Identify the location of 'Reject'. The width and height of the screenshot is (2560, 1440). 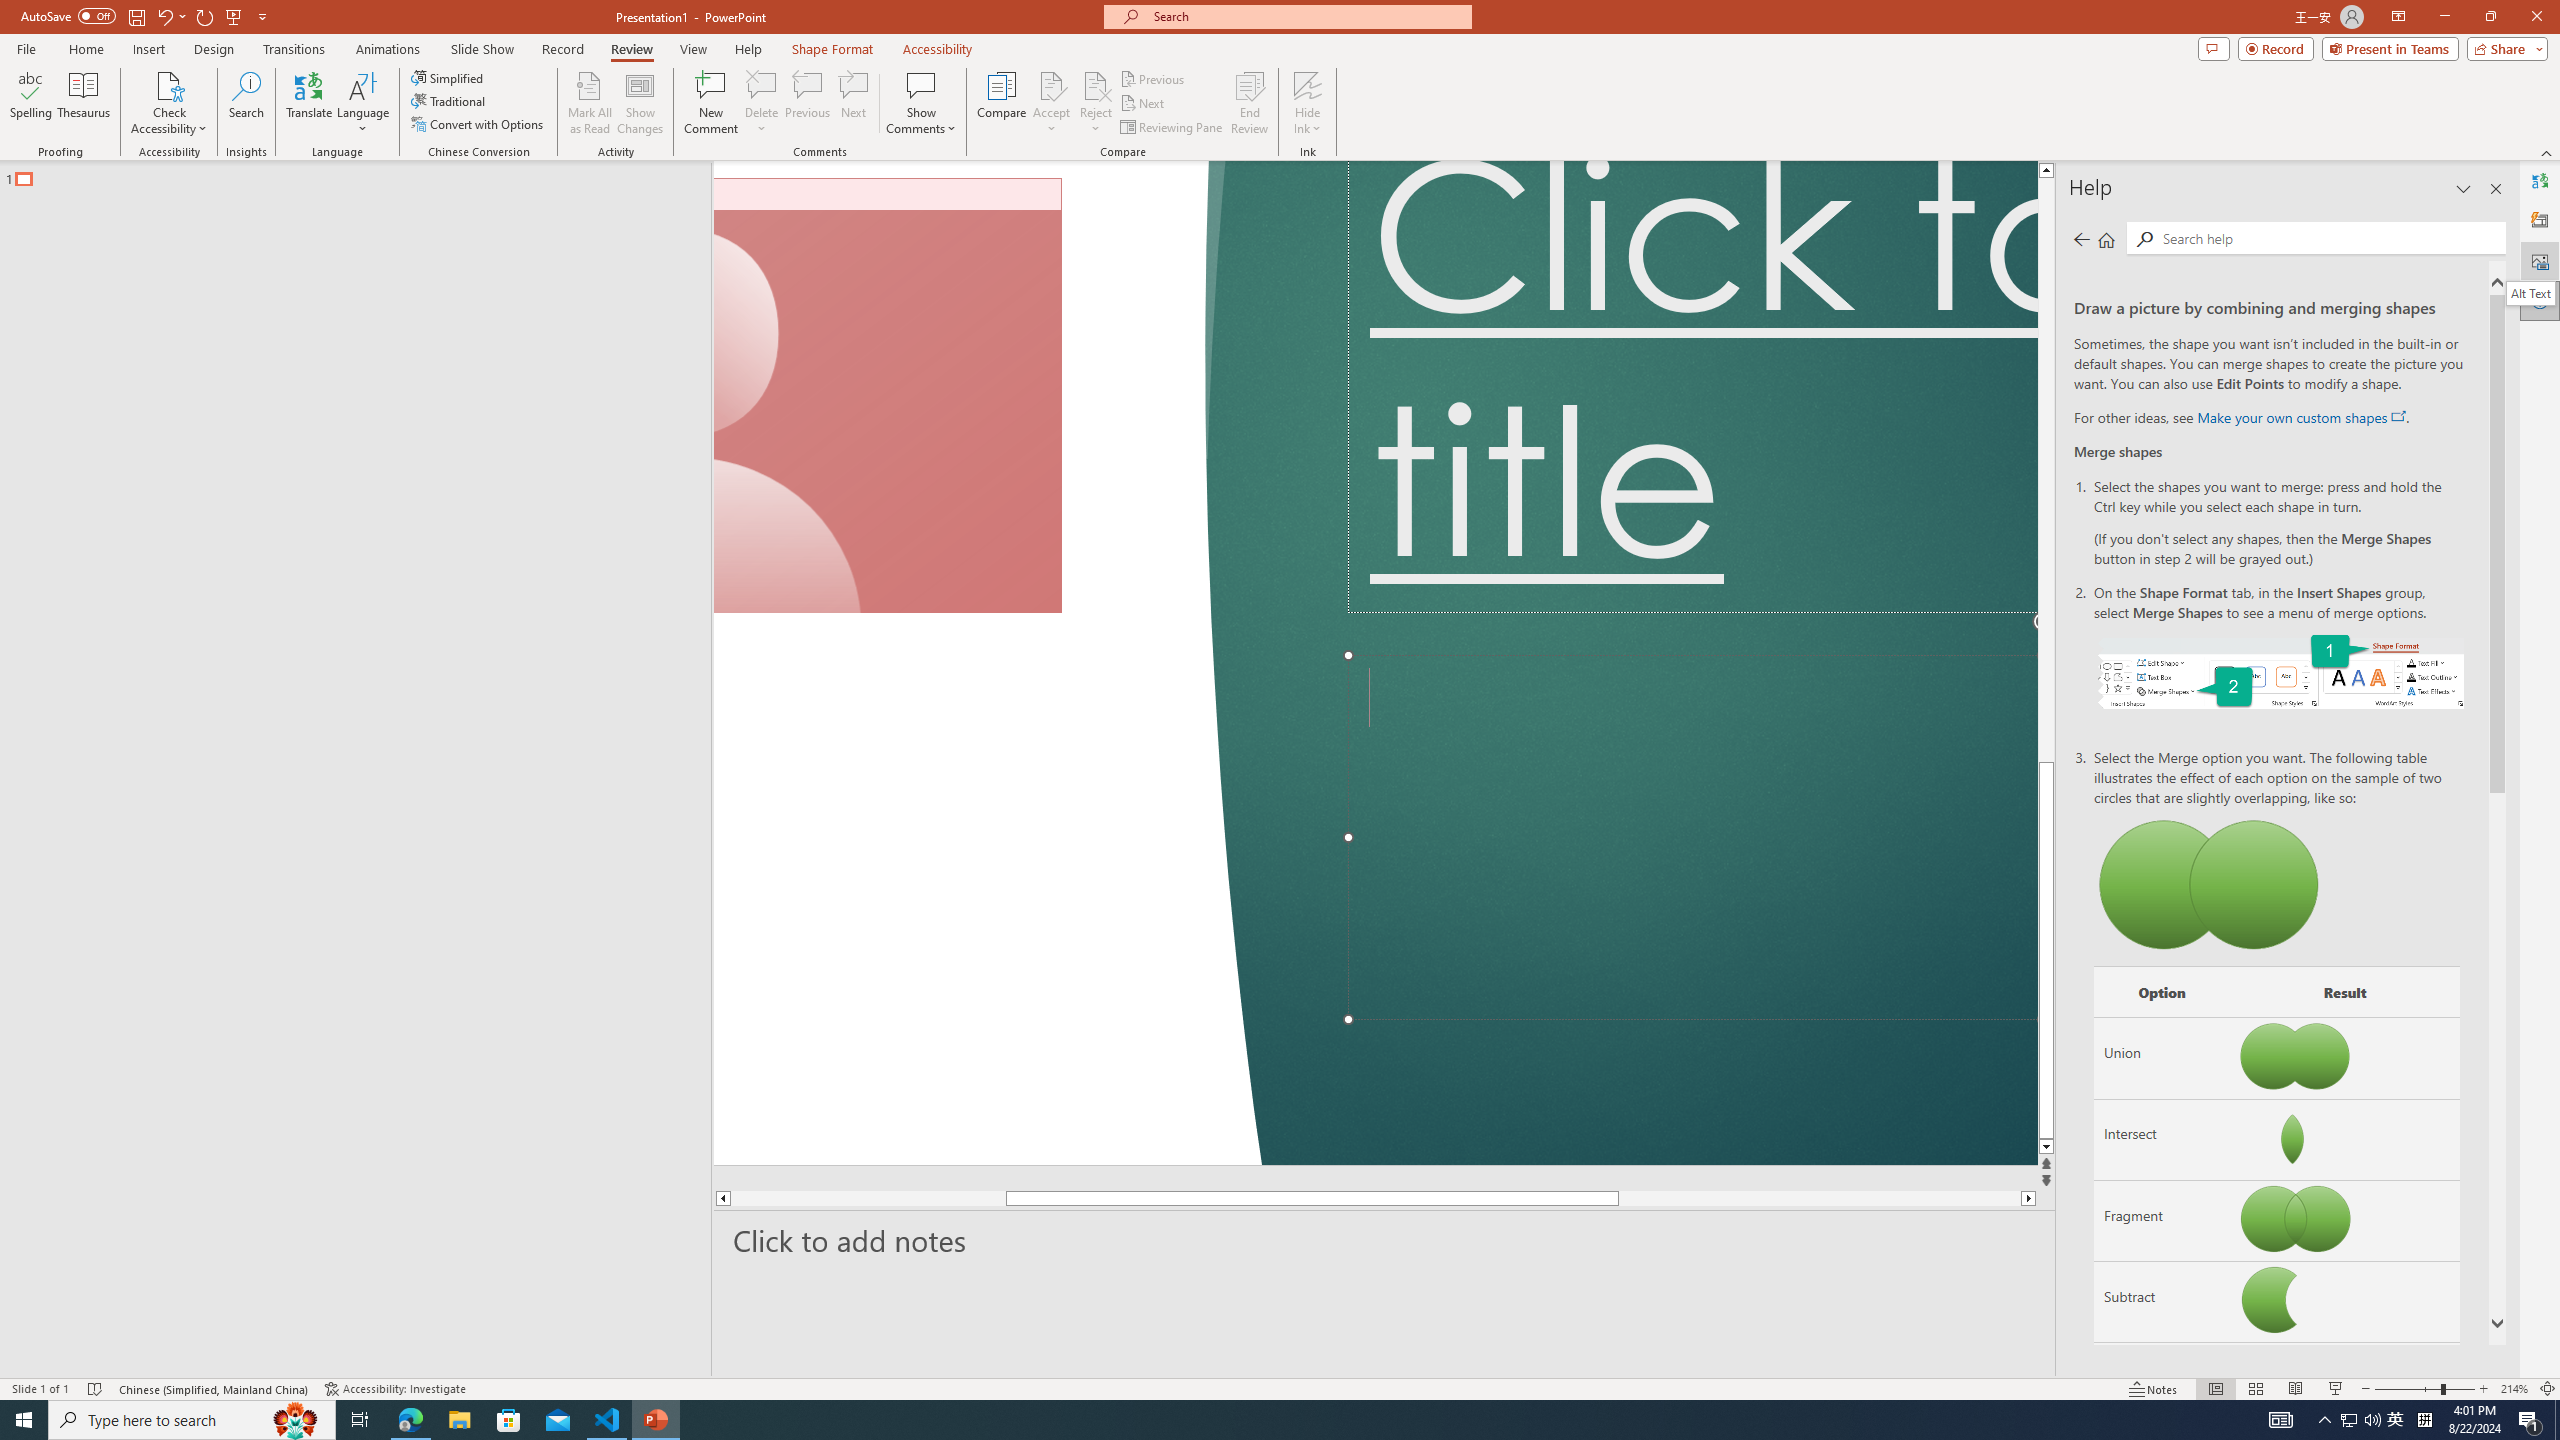
(1094, 103).